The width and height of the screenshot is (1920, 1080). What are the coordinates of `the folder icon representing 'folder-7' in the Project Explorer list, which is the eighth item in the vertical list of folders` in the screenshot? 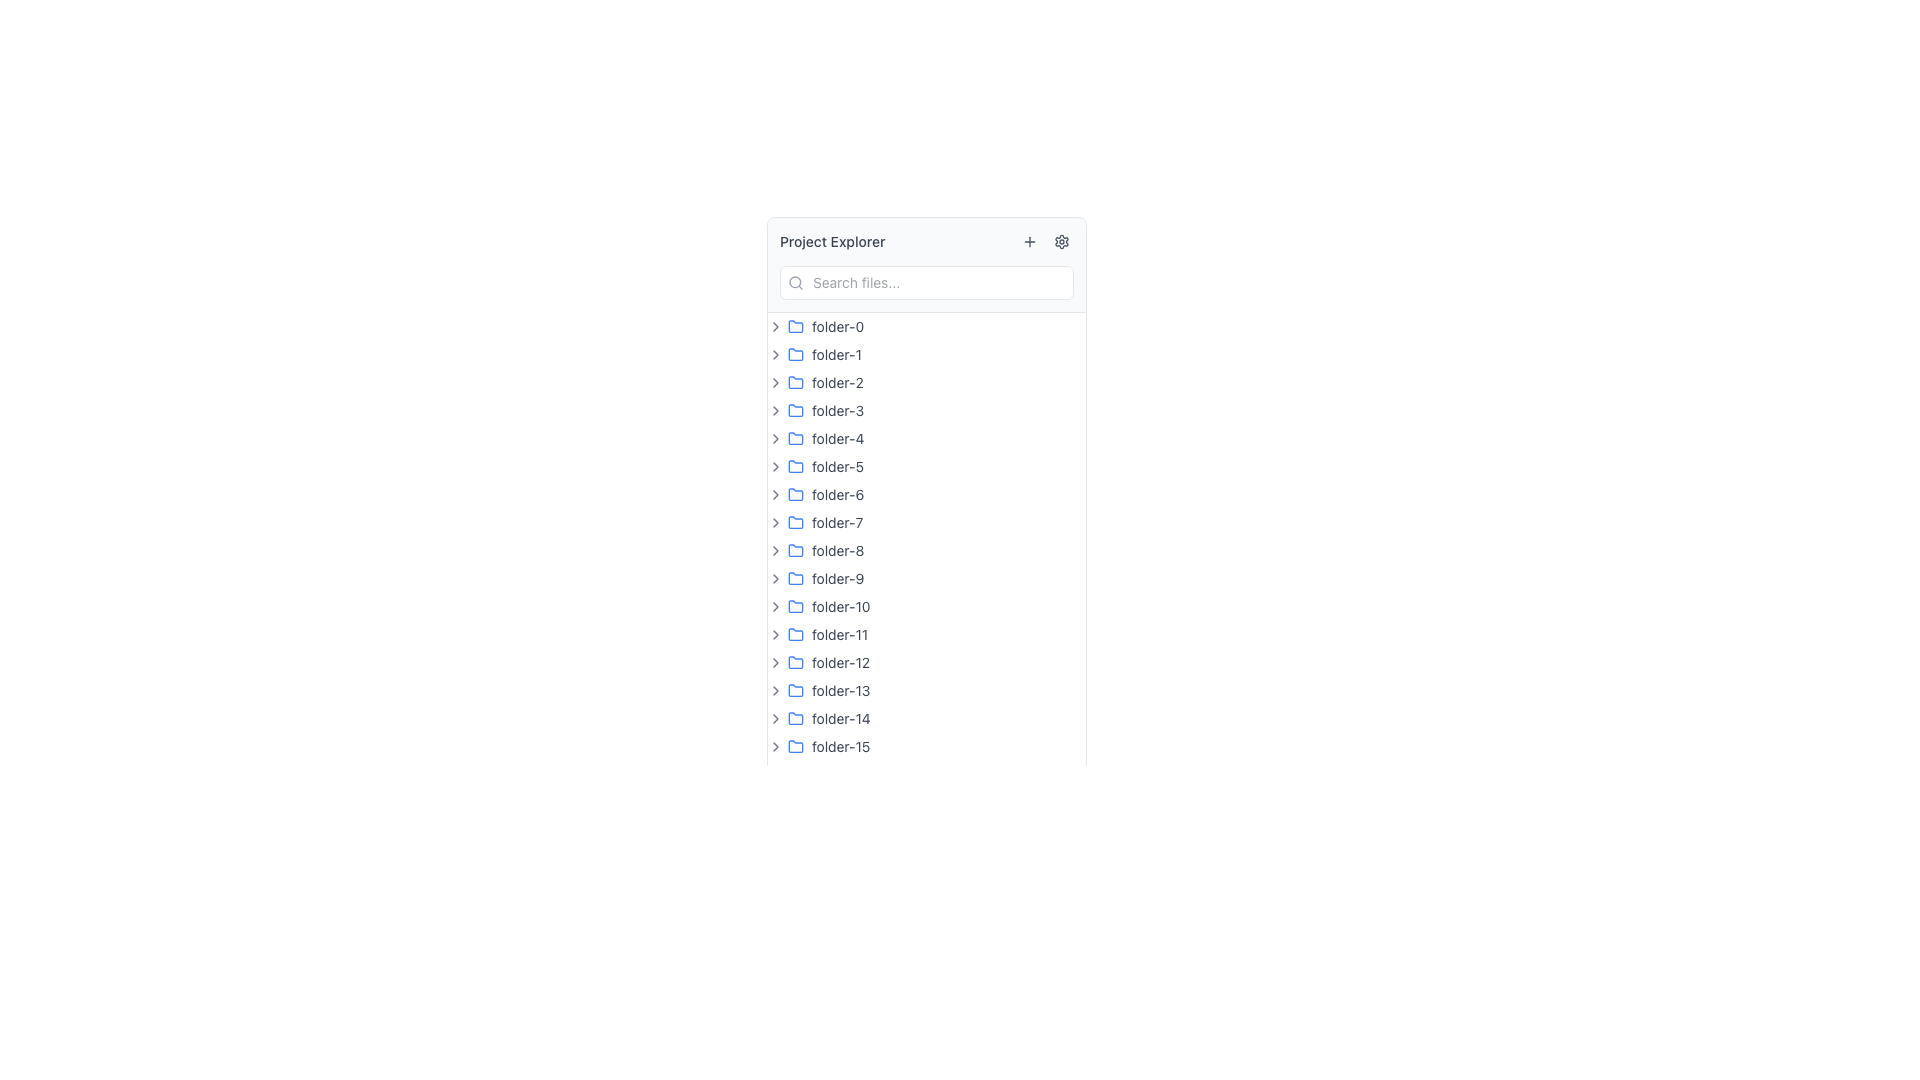 It's located at (795, 520).